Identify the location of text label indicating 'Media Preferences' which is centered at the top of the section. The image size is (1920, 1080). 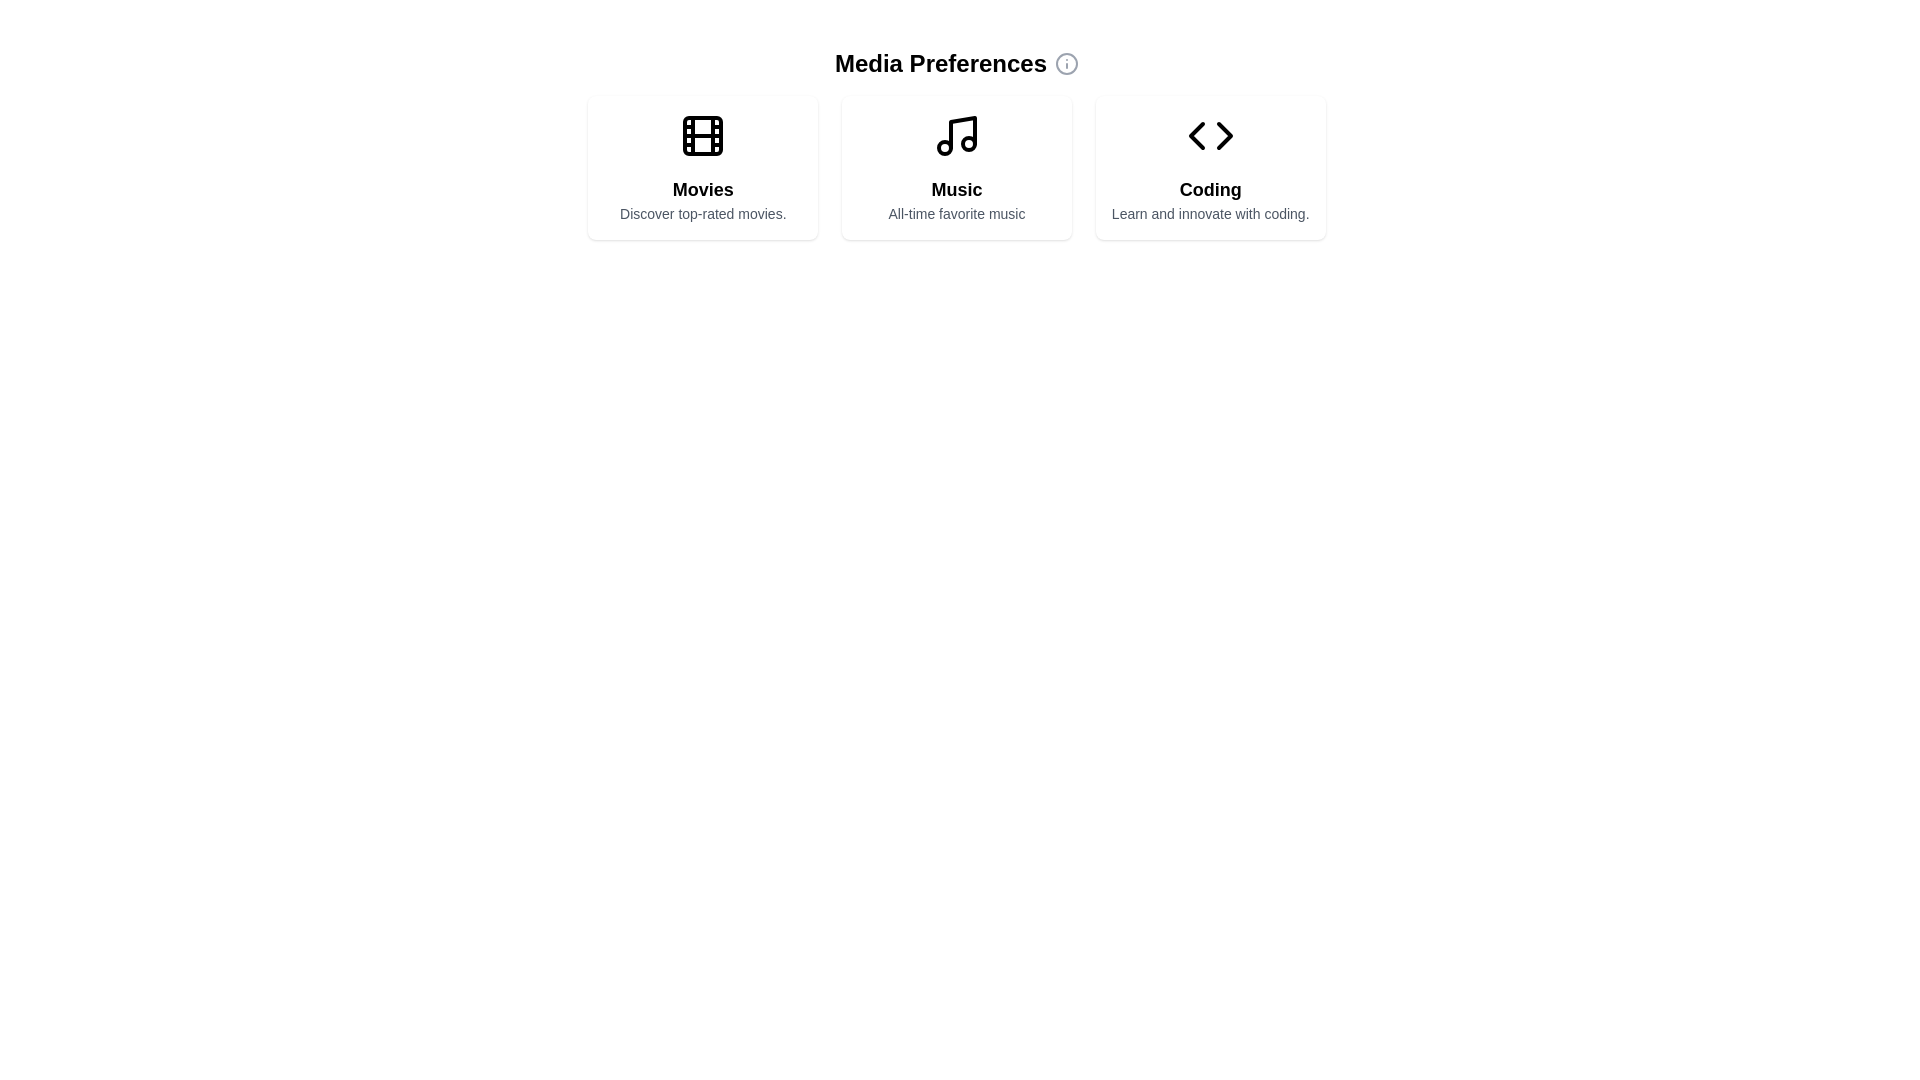
(939, 63).